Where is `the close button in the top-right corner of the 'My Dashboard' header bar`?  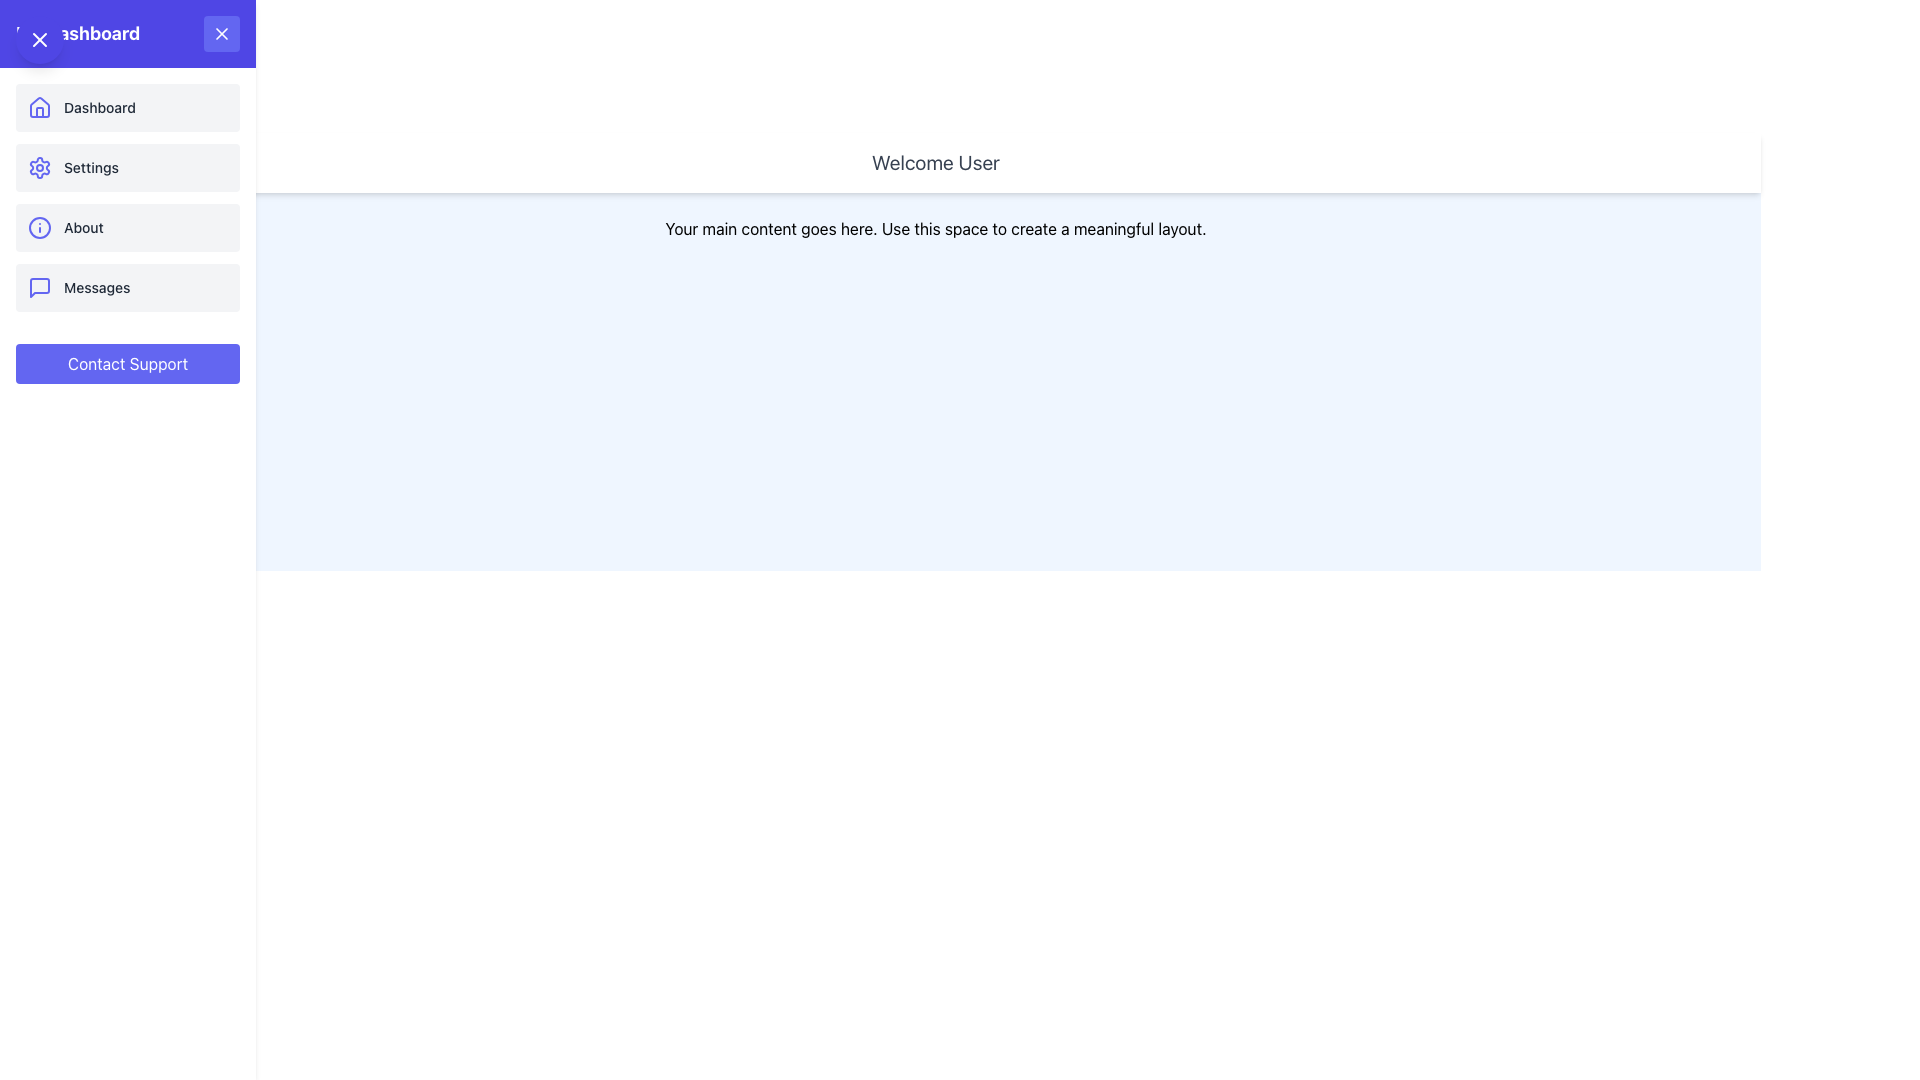
the close button in the top-right corner of the 'My Dashboard' header bar is located at coordinates (221, 34).